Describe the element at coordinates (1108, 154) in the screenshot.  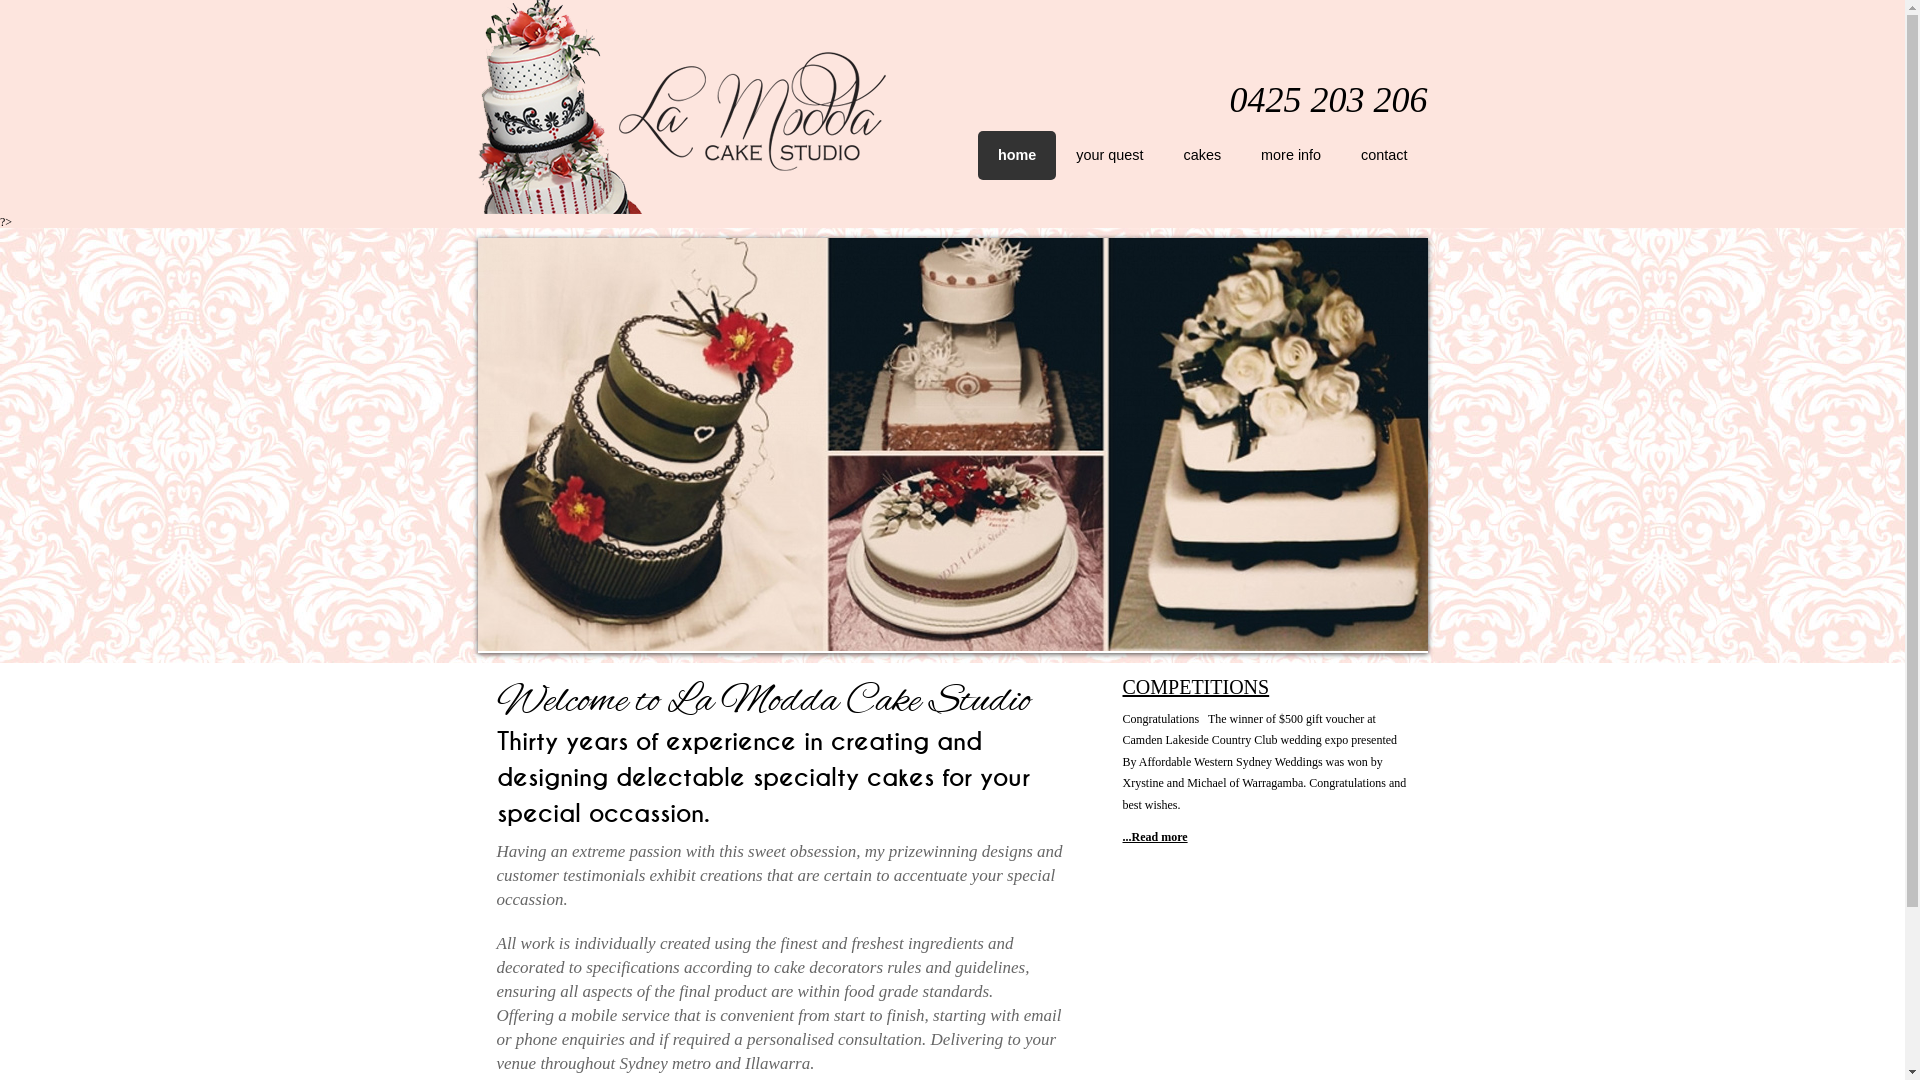
I see `'your quest'` at that location.